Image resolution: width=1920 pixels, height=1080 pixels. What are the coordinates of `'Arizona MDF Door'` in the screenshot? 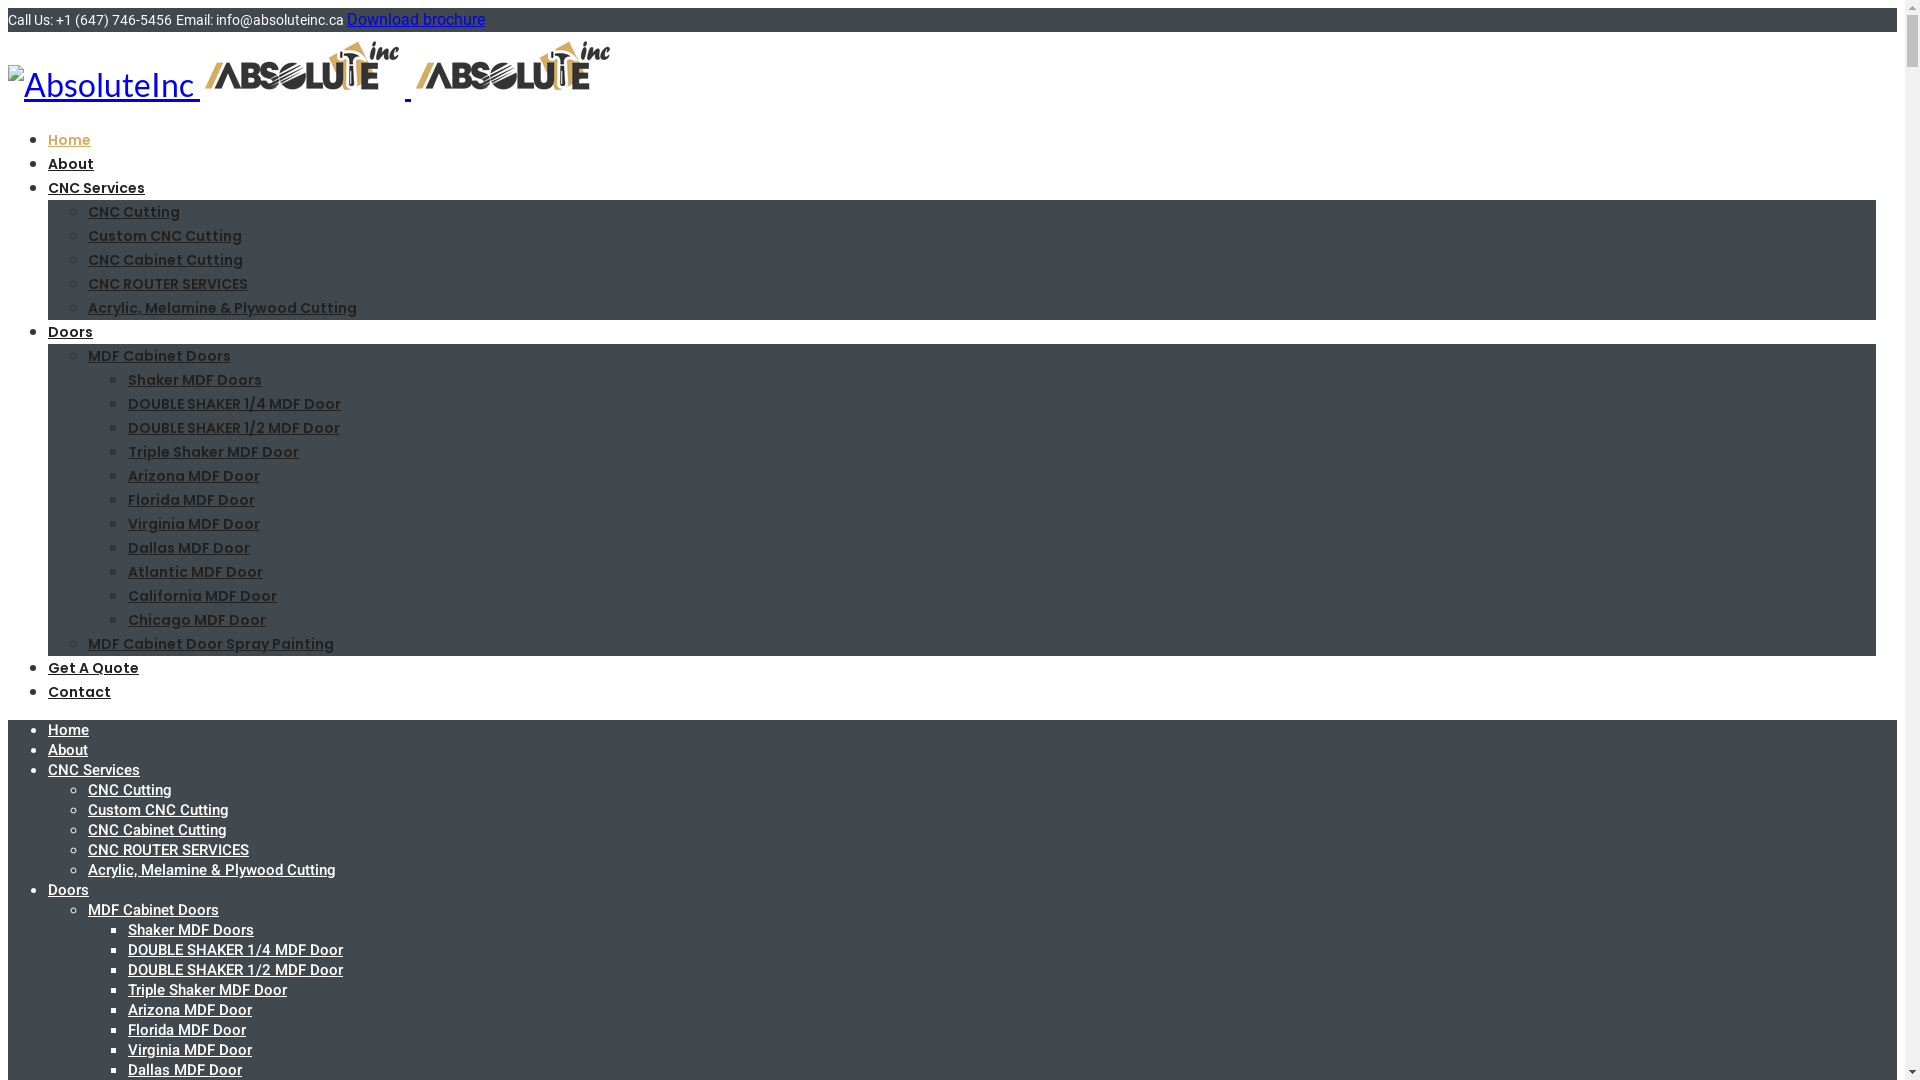 It's located at (193, 475).